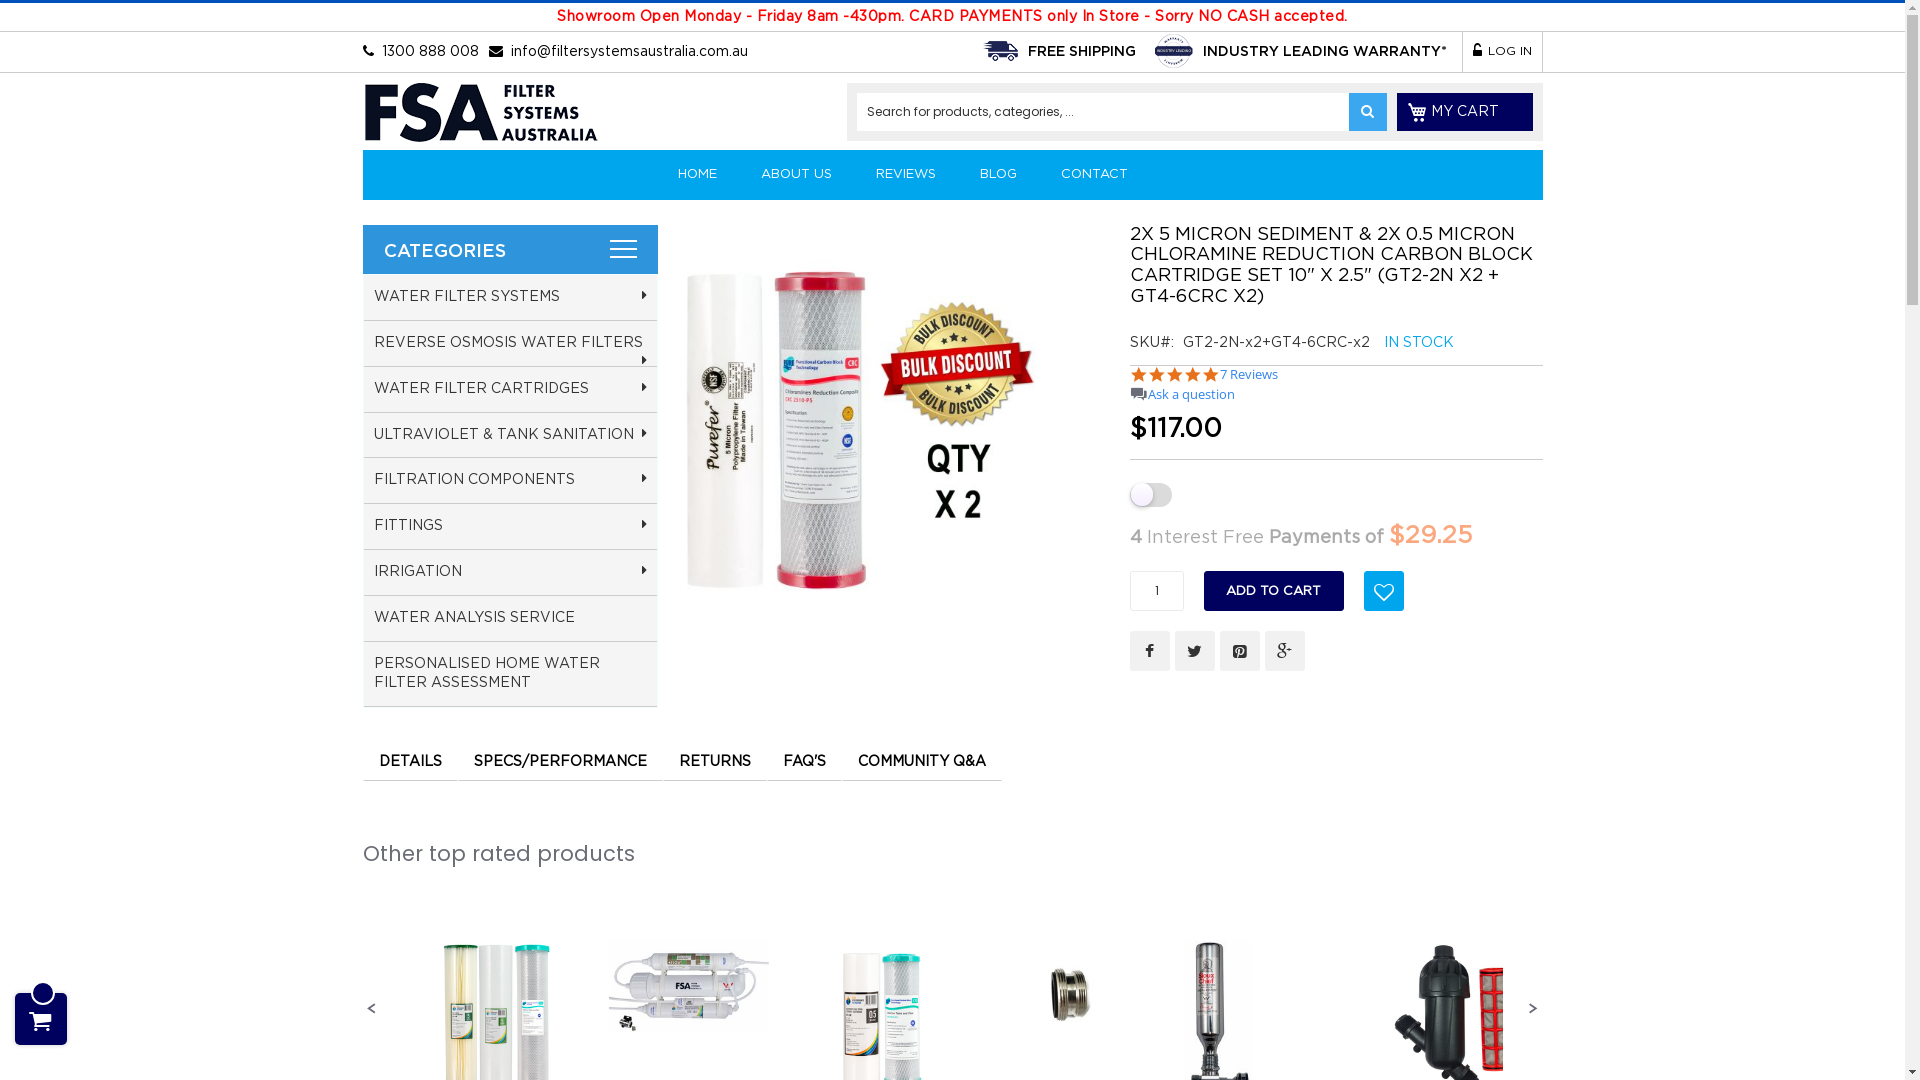 This screenshot has height=1080, width=1920. Describe the element at coordinates (1156, 589) in the screenshot. I see `'Qty'` at that location.